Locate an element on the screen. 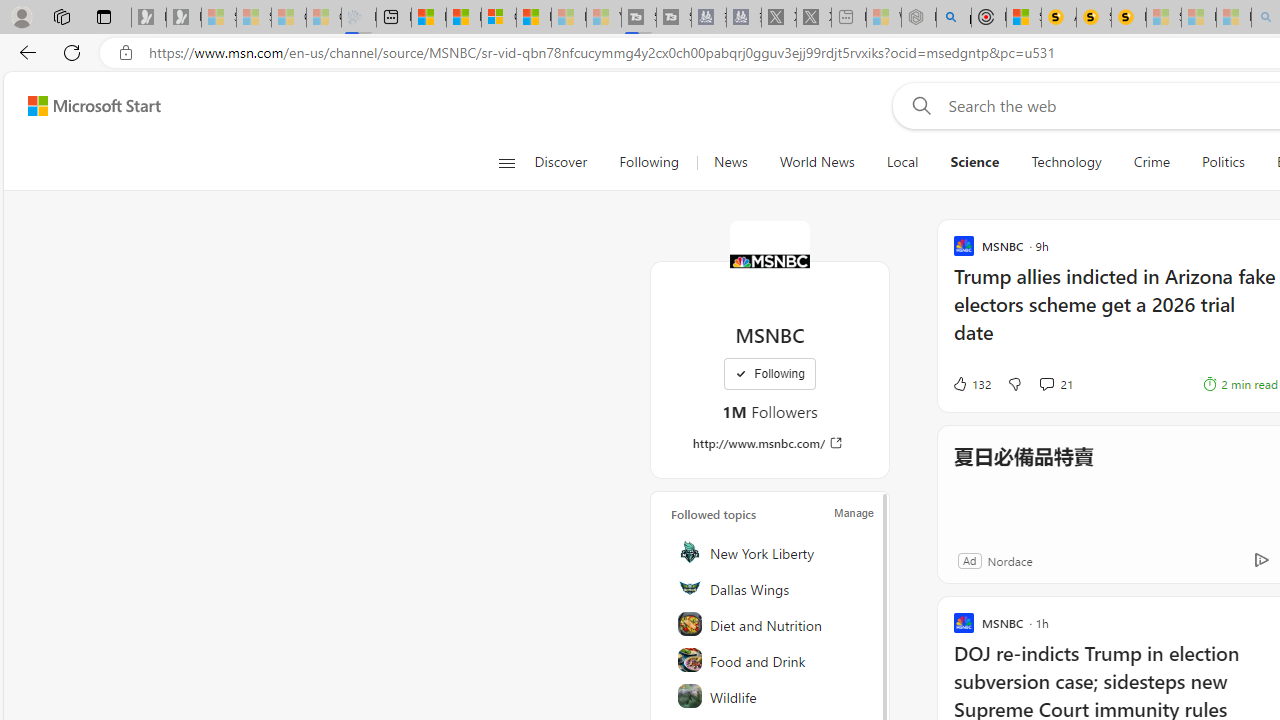  'http://www.msnbc.com/' is located at coordinates (768, 442).